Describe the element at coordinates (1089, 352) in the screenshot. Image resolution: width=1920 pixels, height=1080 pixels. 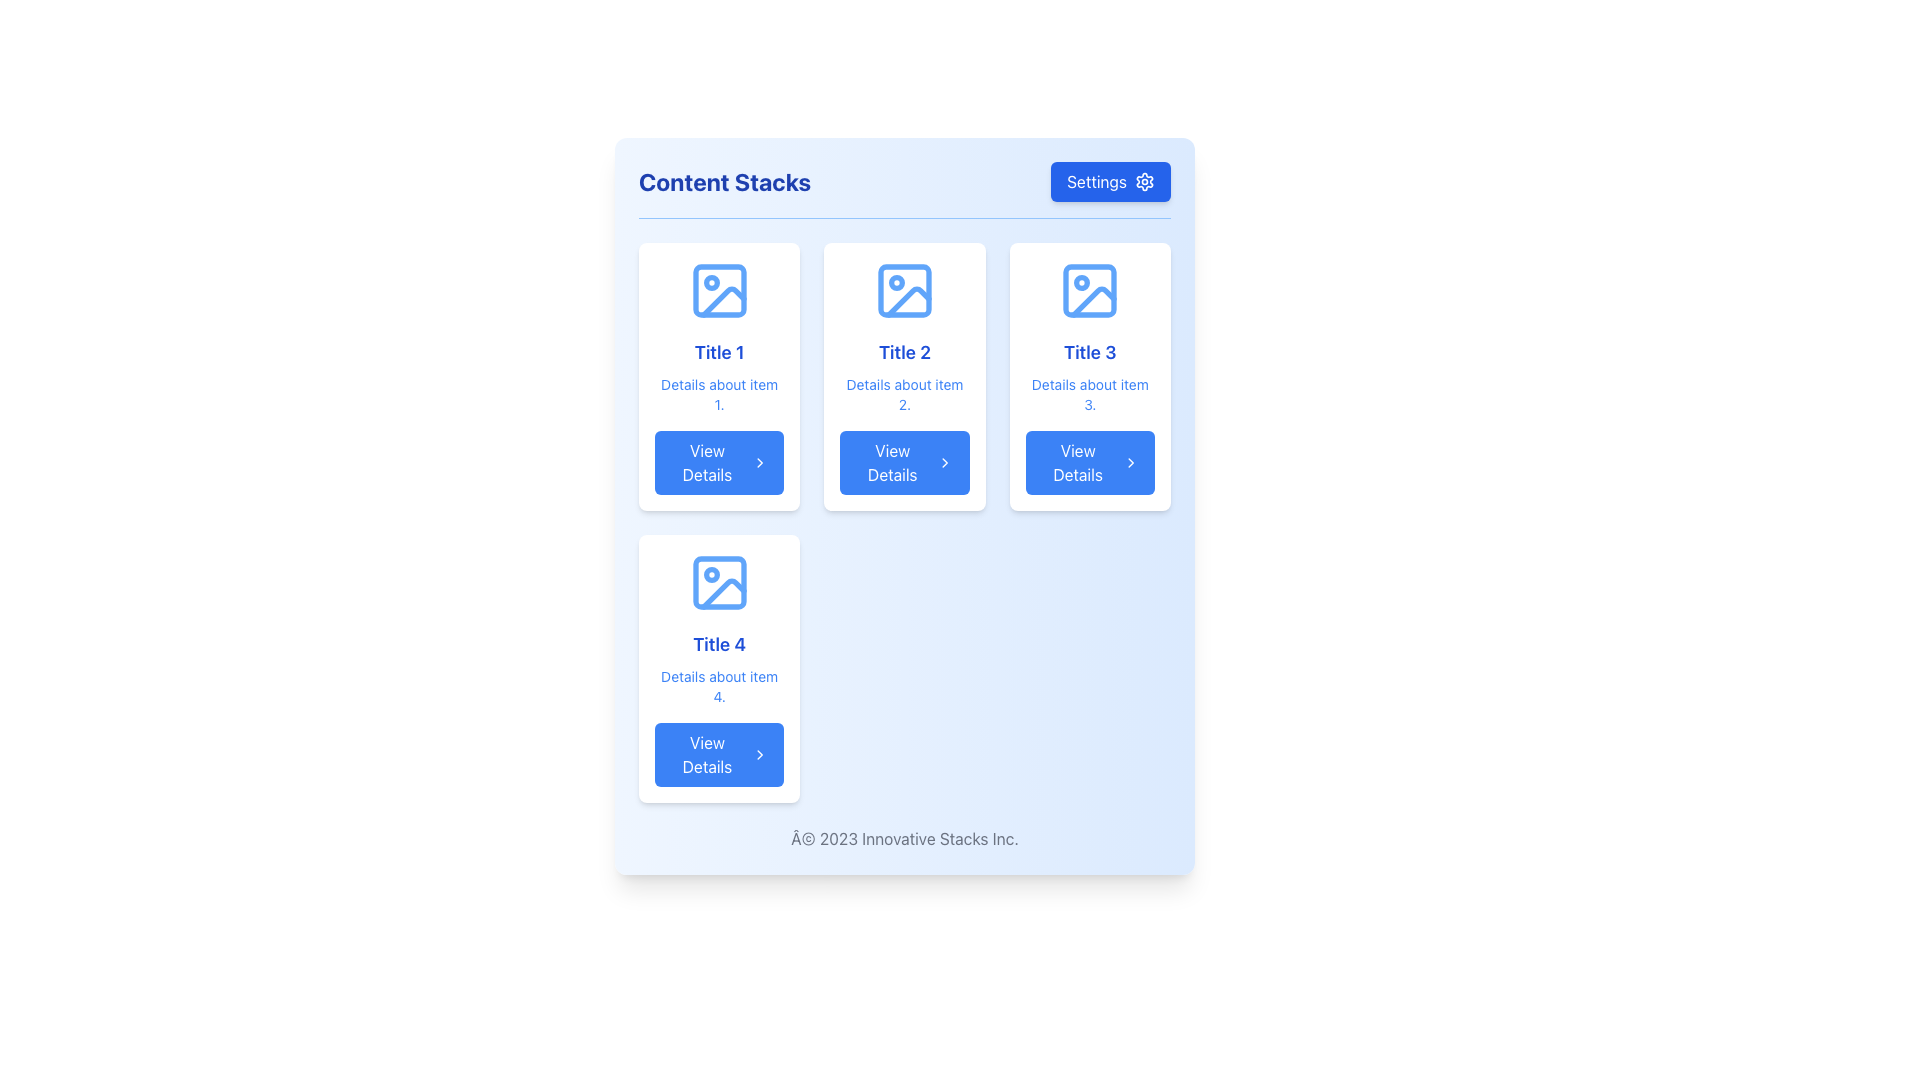
I see `text of the title element for 'Title 3', which is centrally located above the descriptive text and below an image icon` at that location.